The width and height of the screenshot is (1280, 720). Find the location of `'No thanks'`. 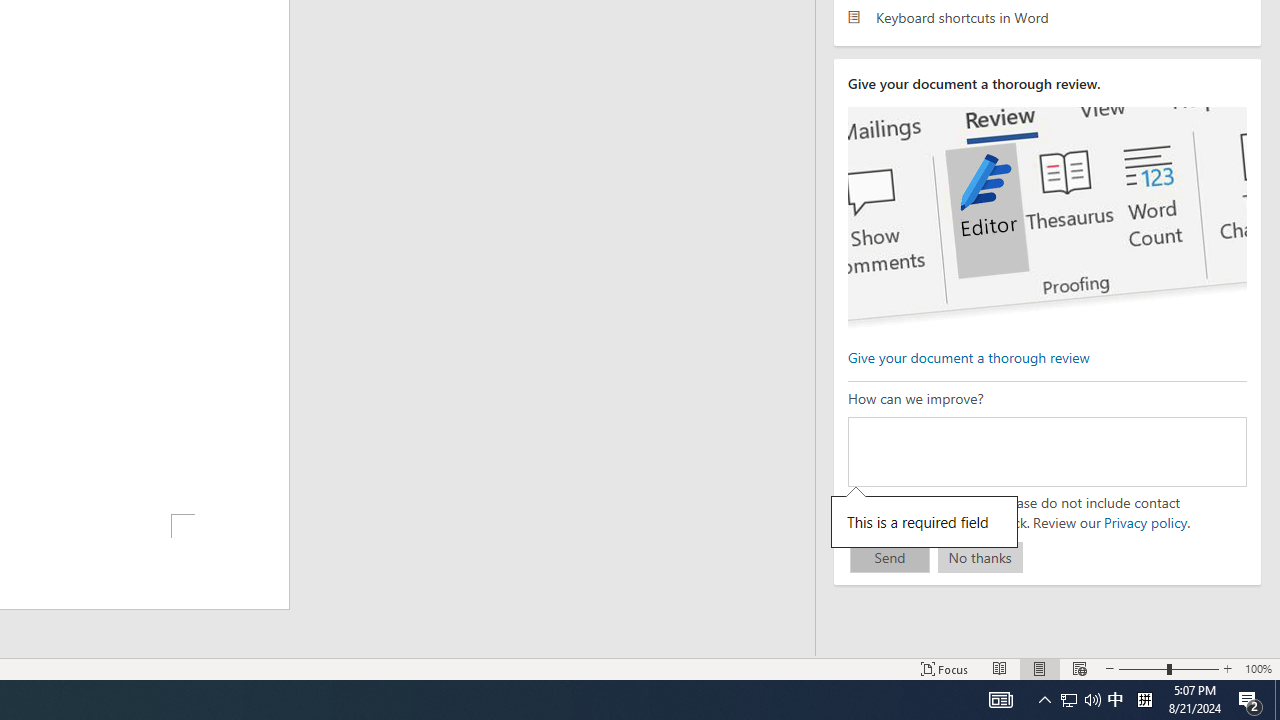

'No thanks' is located at coordinates (980, 557).